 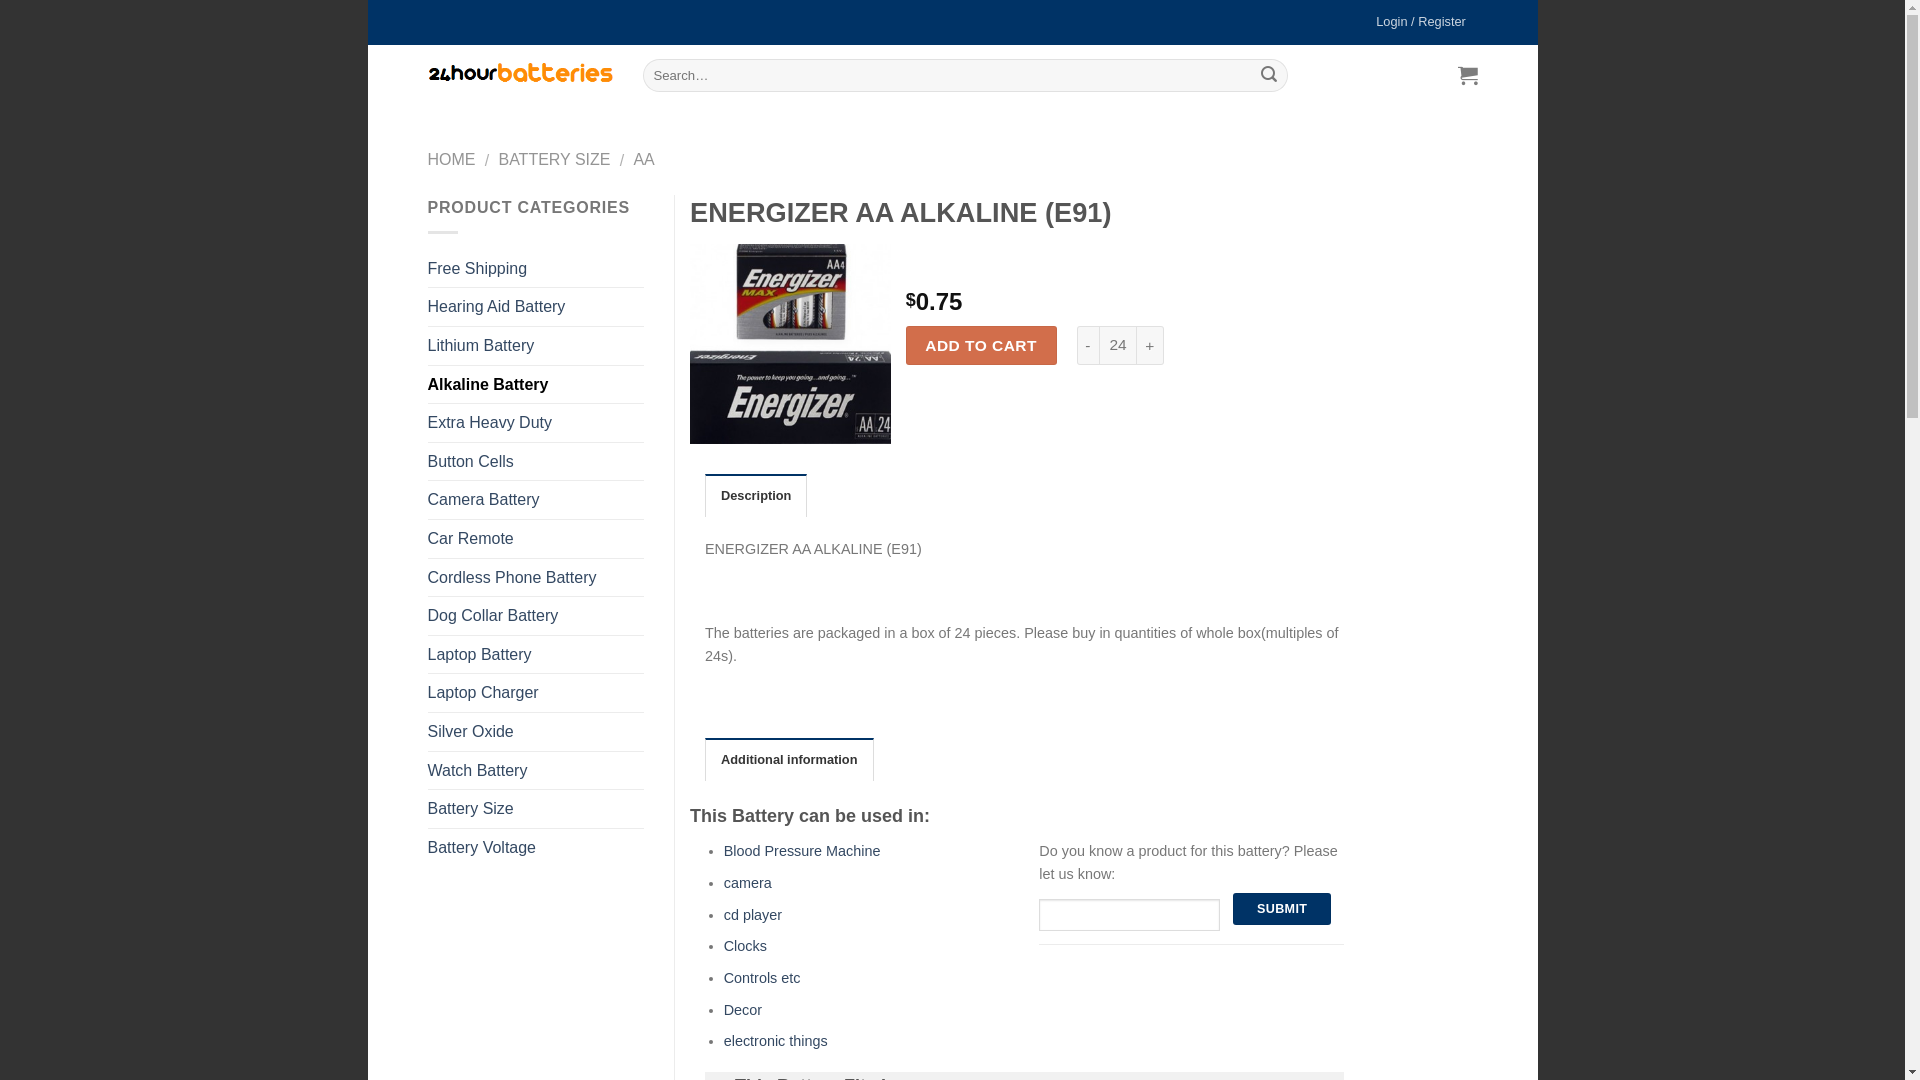 What do you see at coordinates (752, 914) in the screenshot?
I see `'cd player'` at bounding box center [752, 914].